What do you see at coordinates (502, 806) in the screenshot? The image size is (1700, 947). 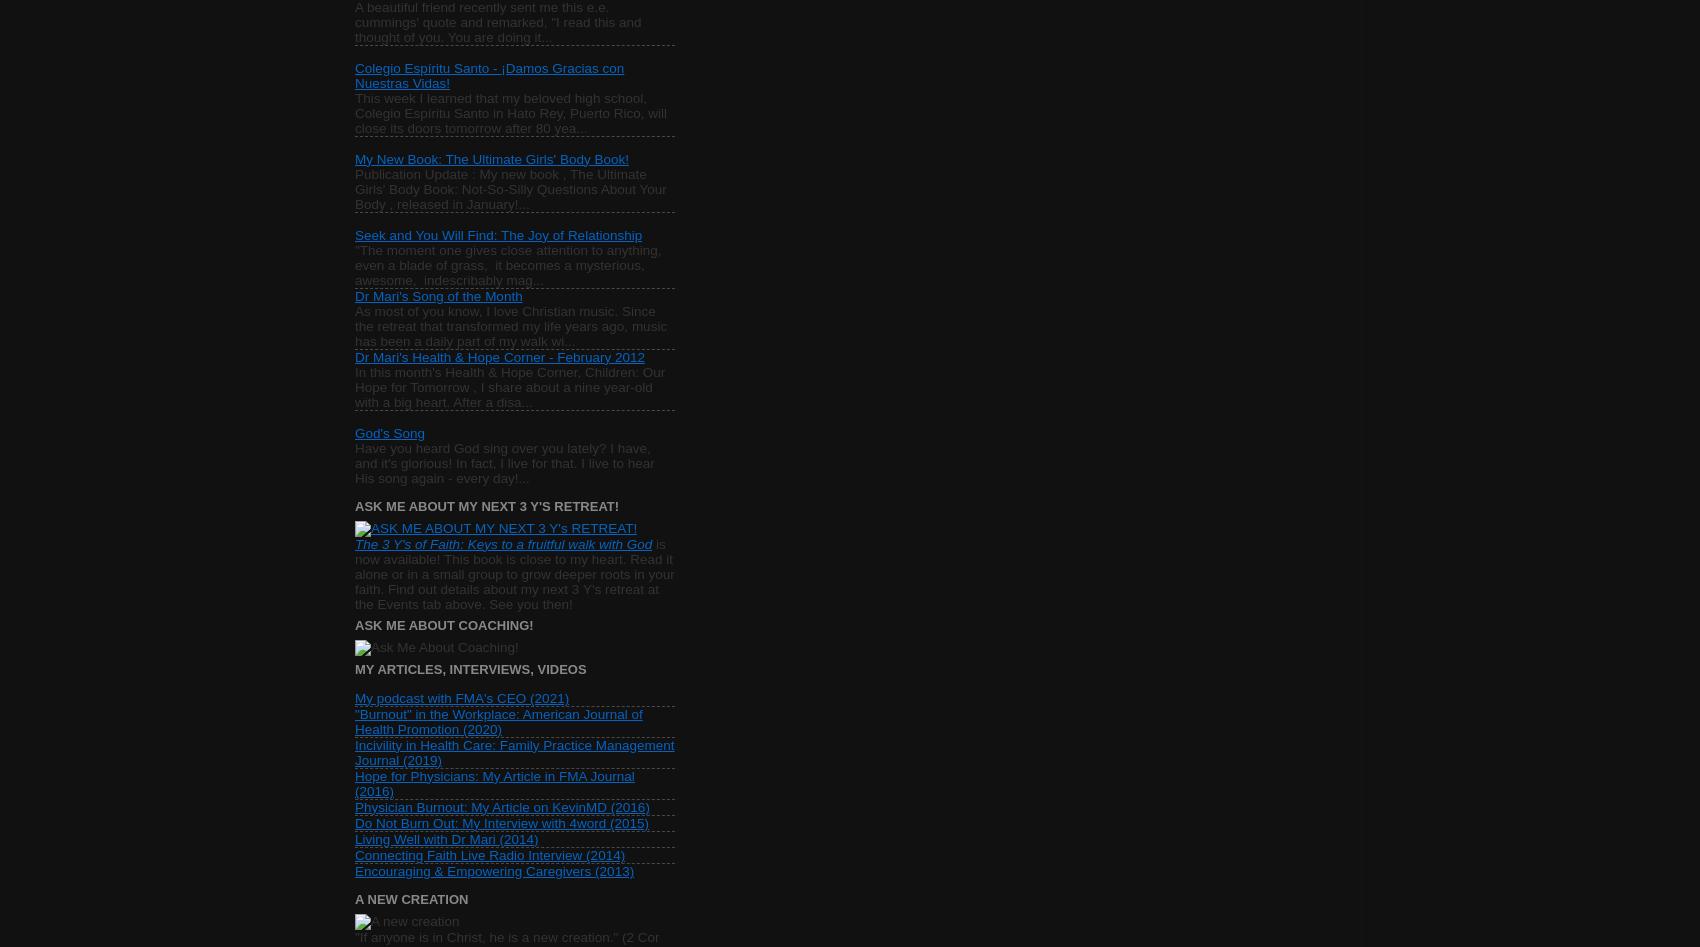 I see `'Physician Burnout: My Article on KevinMD (2016)'` at bounding box center [502, 806].